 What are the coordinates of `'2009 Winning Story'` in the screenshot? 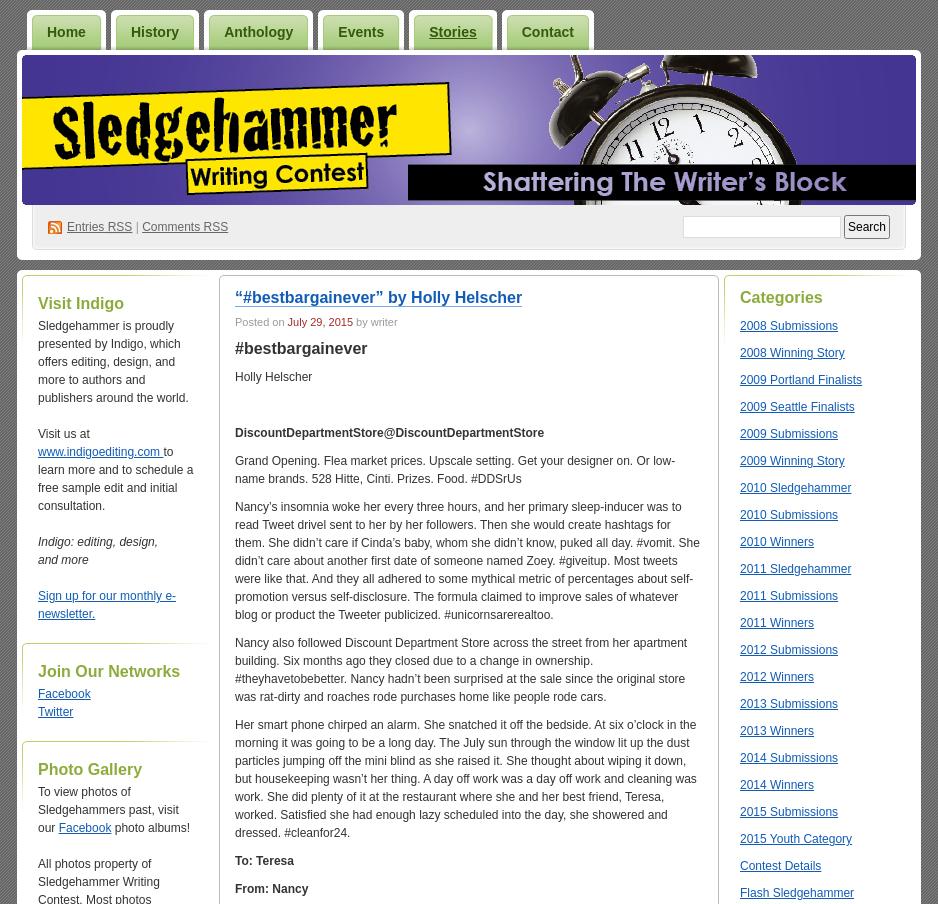 It's located at (790, 460).